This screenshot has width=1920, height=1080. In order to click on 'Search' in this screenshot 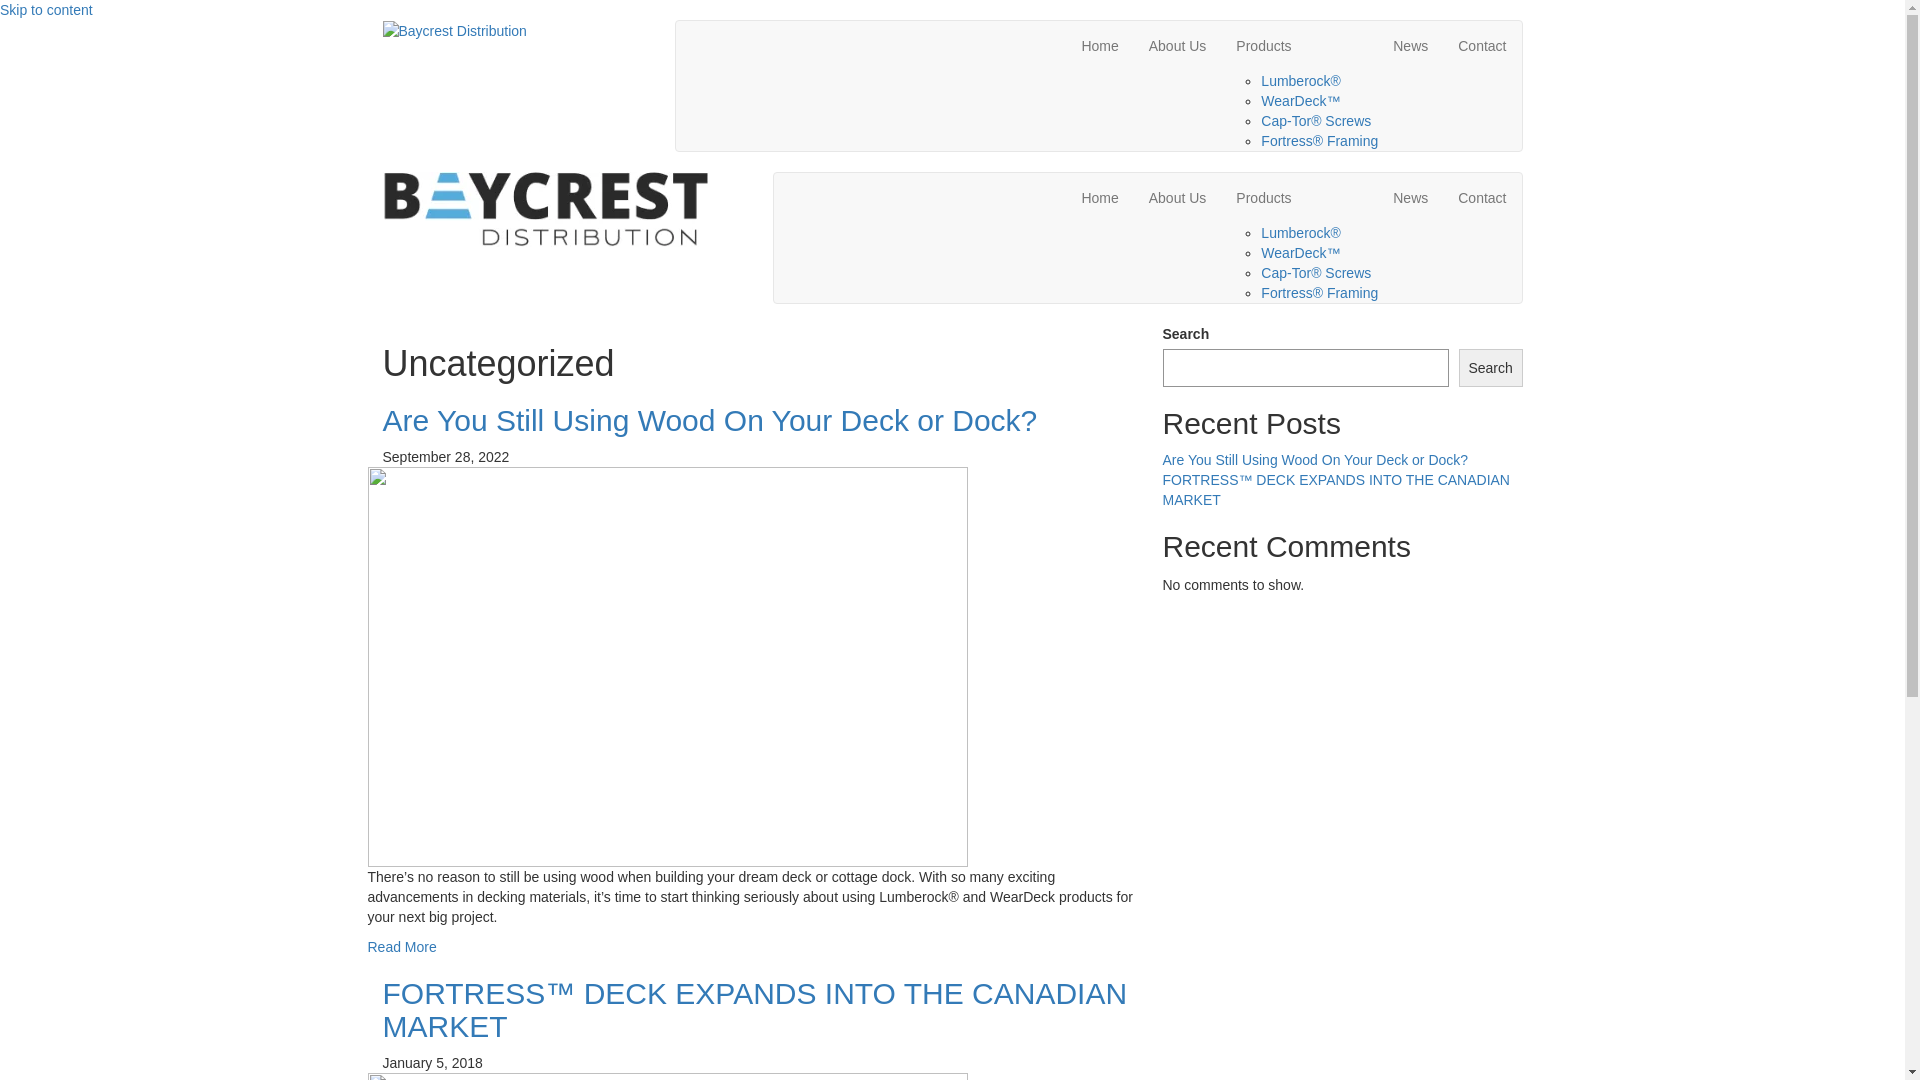, I will do `click(1491, 367)`.